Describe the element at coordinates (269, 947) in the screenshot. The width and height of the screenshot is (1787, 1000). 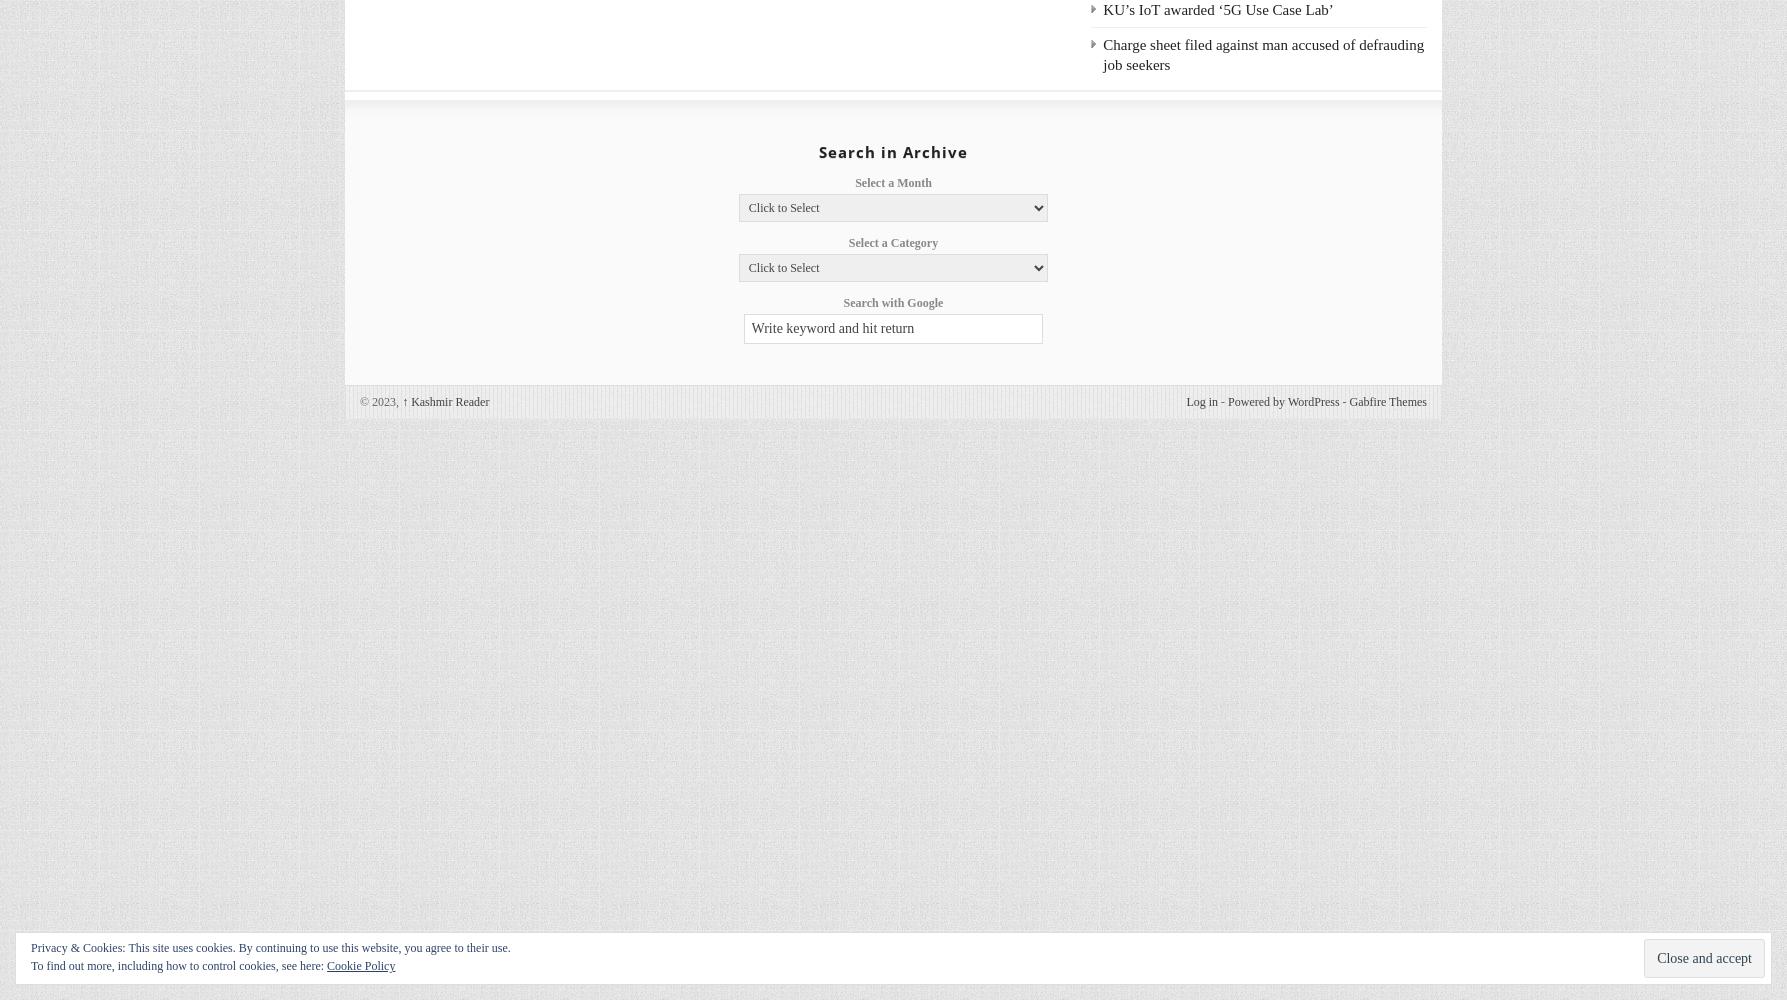
I see `'Privacy & Cookies: This site uses cookies. By continuing to use this website, you agree to their use.'` at that location.